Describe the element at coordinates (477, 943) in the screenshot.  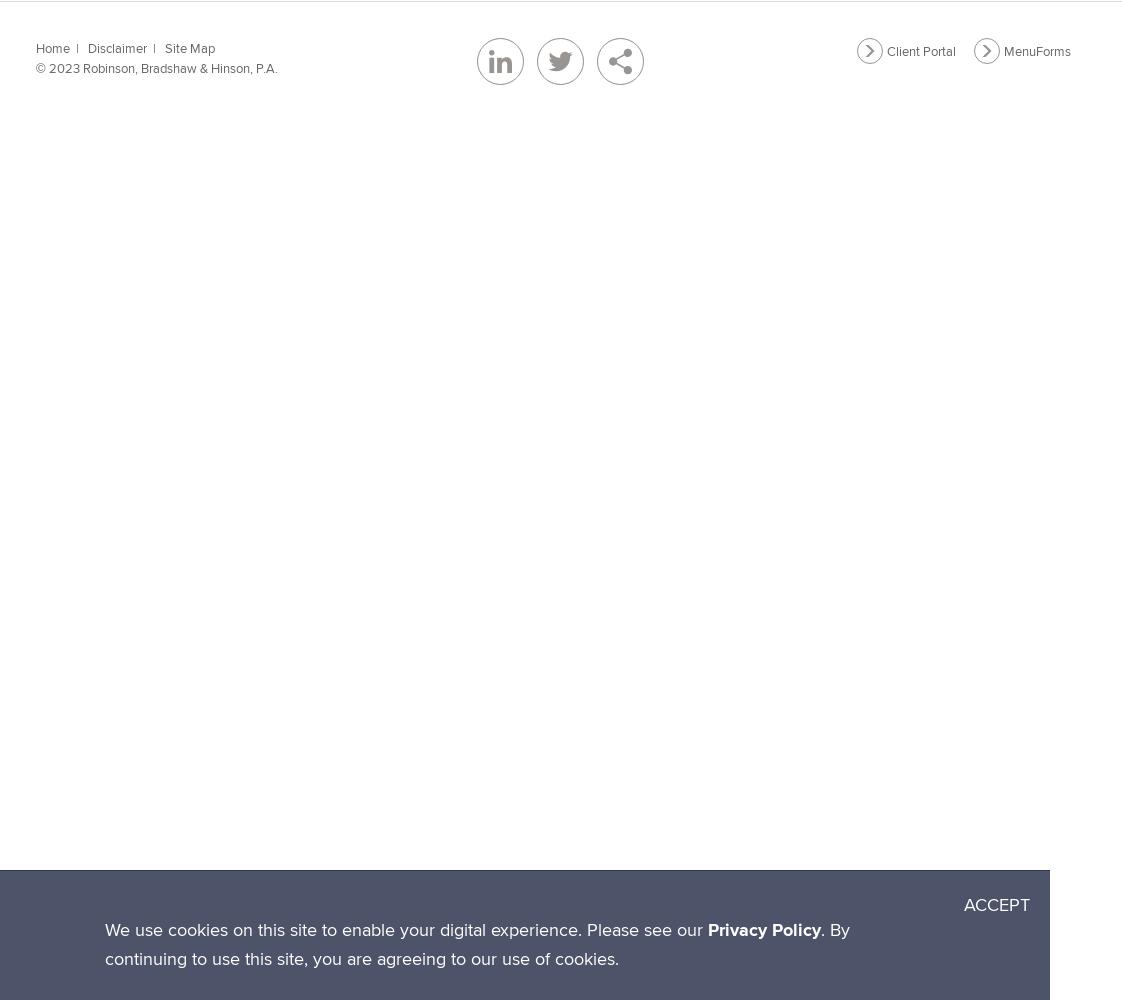
I see `'. By continuing to use this site, you are agreeing to our use of cookies.'` at that location.